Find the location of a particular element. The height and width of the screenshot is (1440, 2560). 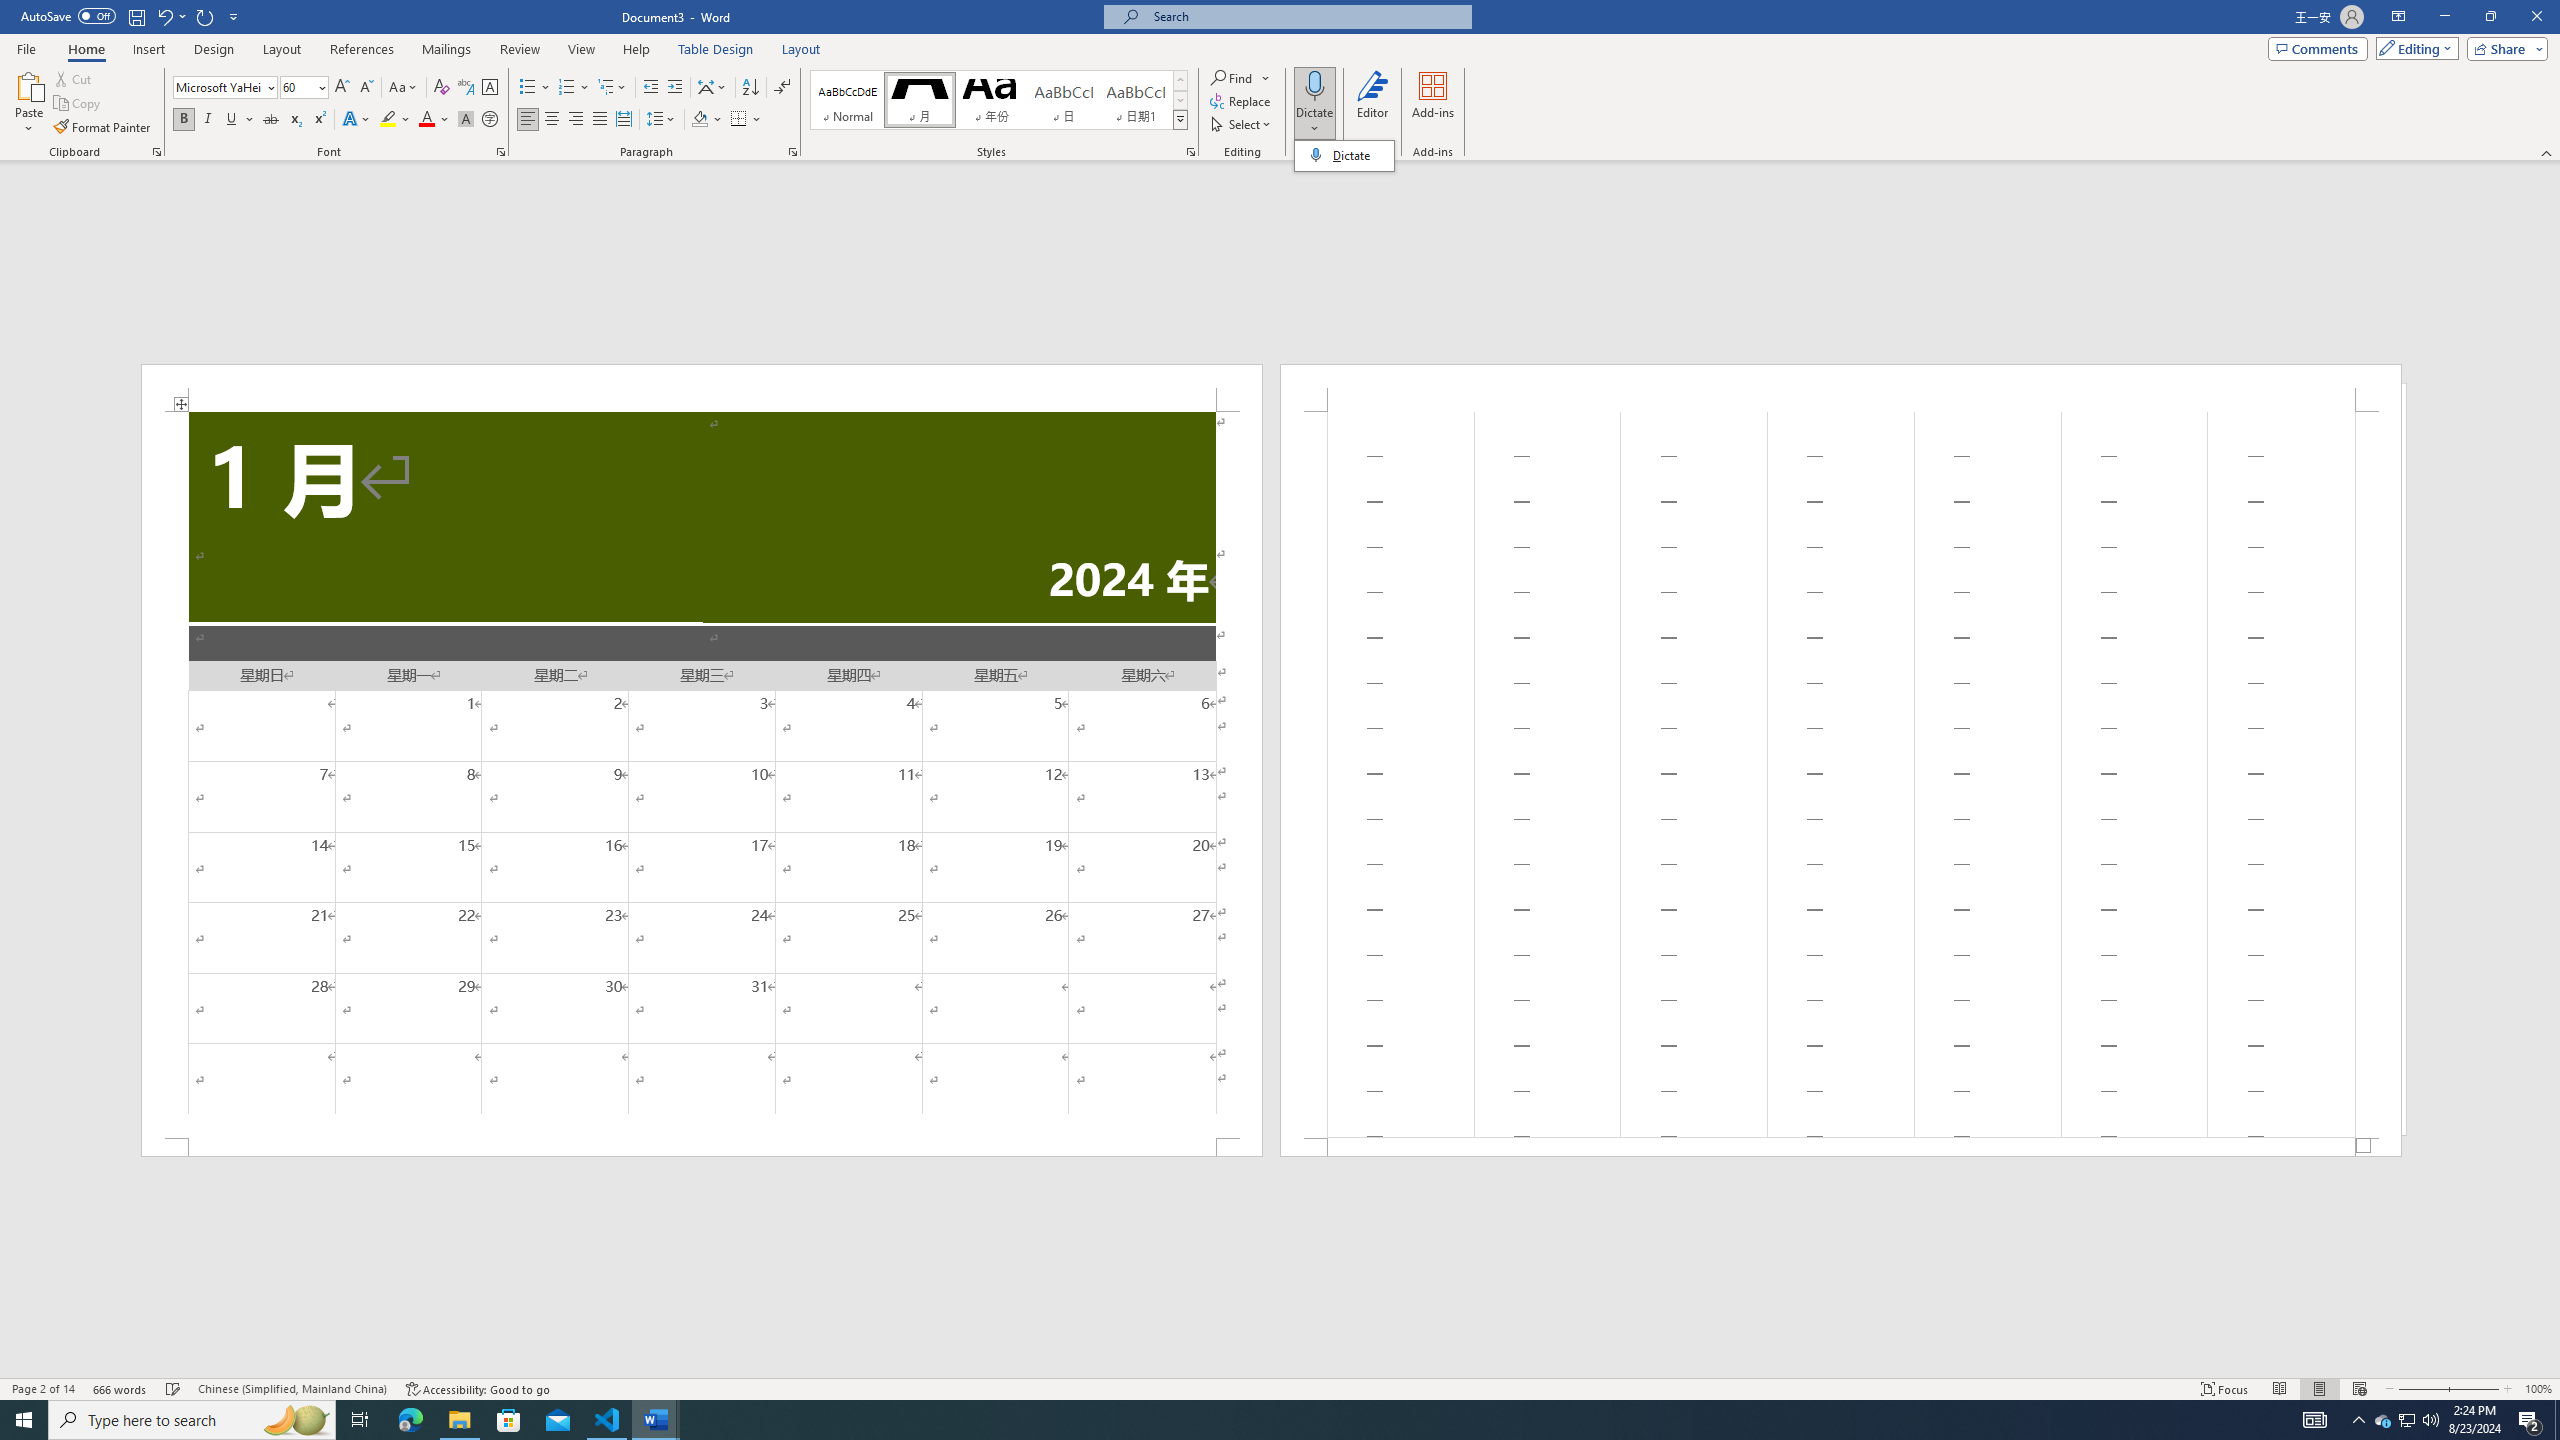

'Select' is located at coordinates (1240, 122).